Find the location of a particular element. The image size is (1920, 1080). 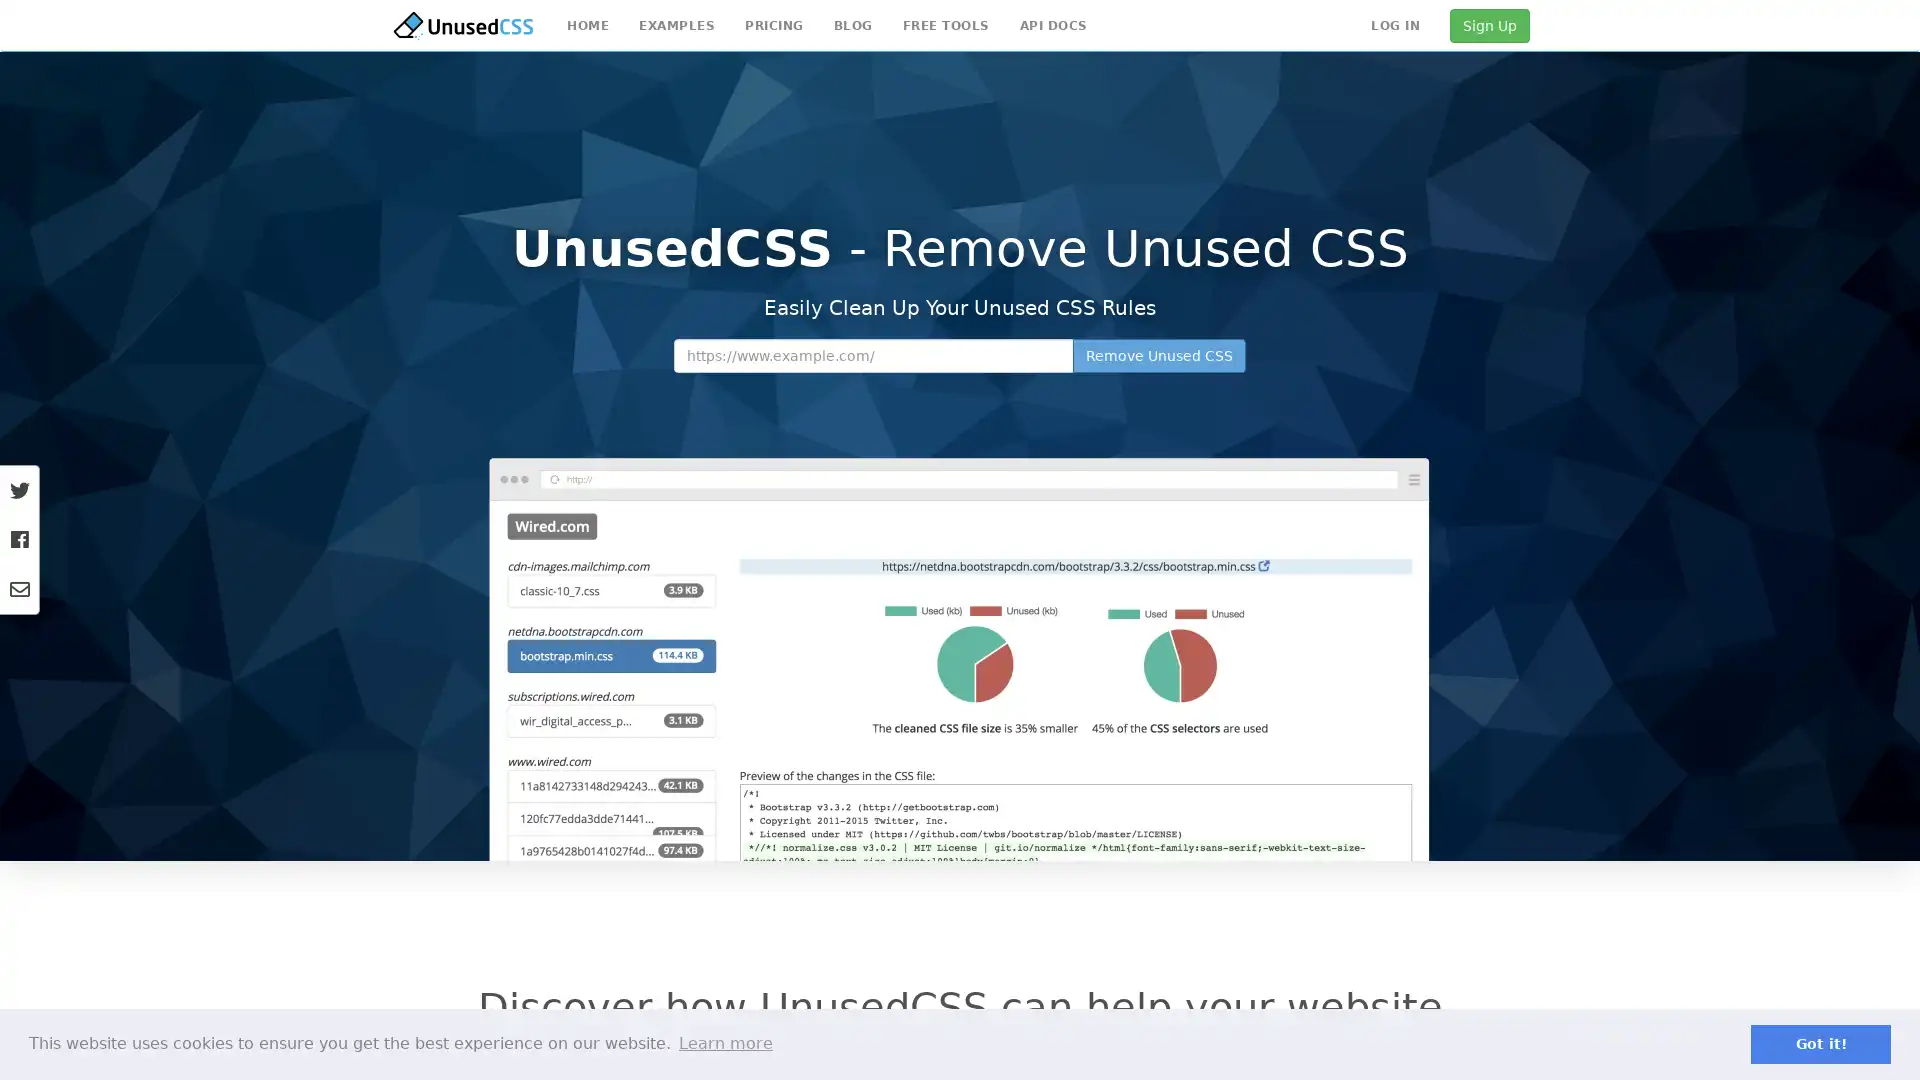

Sign Up is located at coordinates (1489, 26).